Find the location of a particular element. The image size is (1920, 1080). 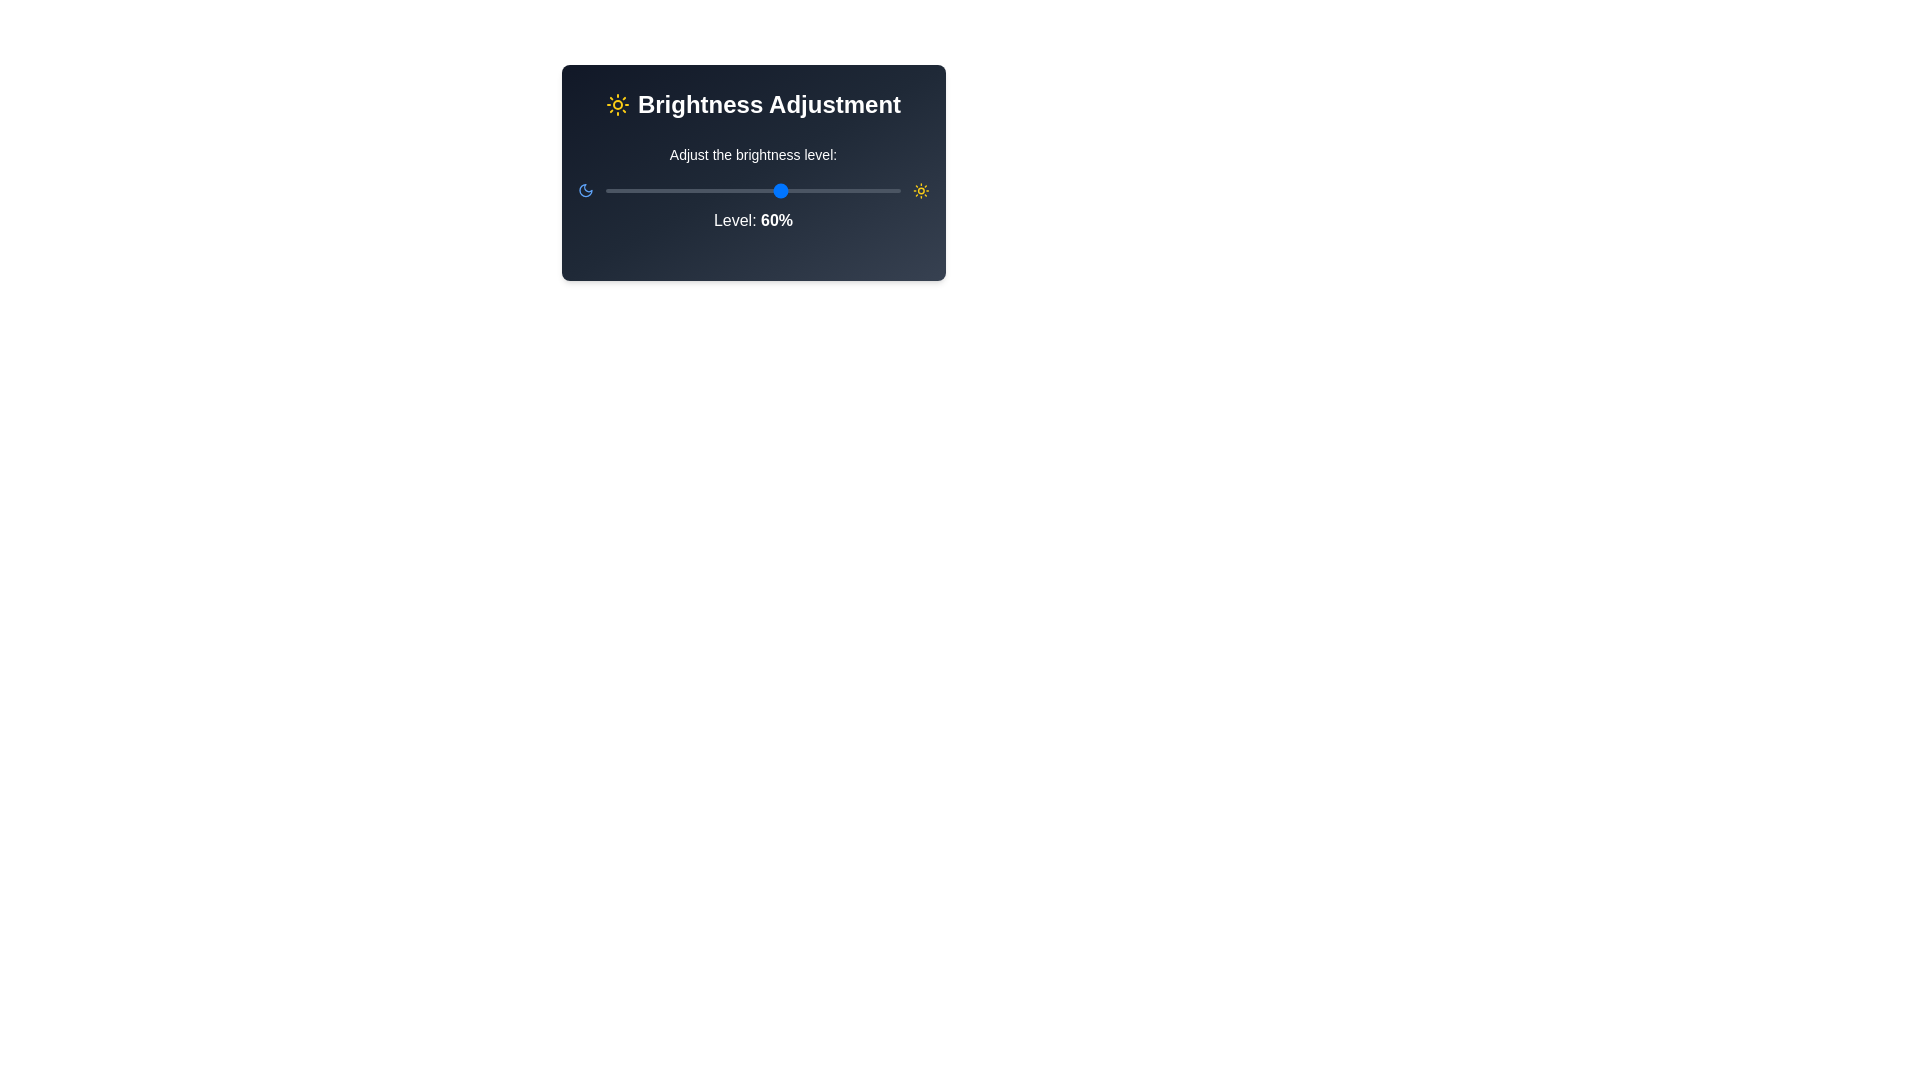

the brightness level is located at coordinates (865, 191).